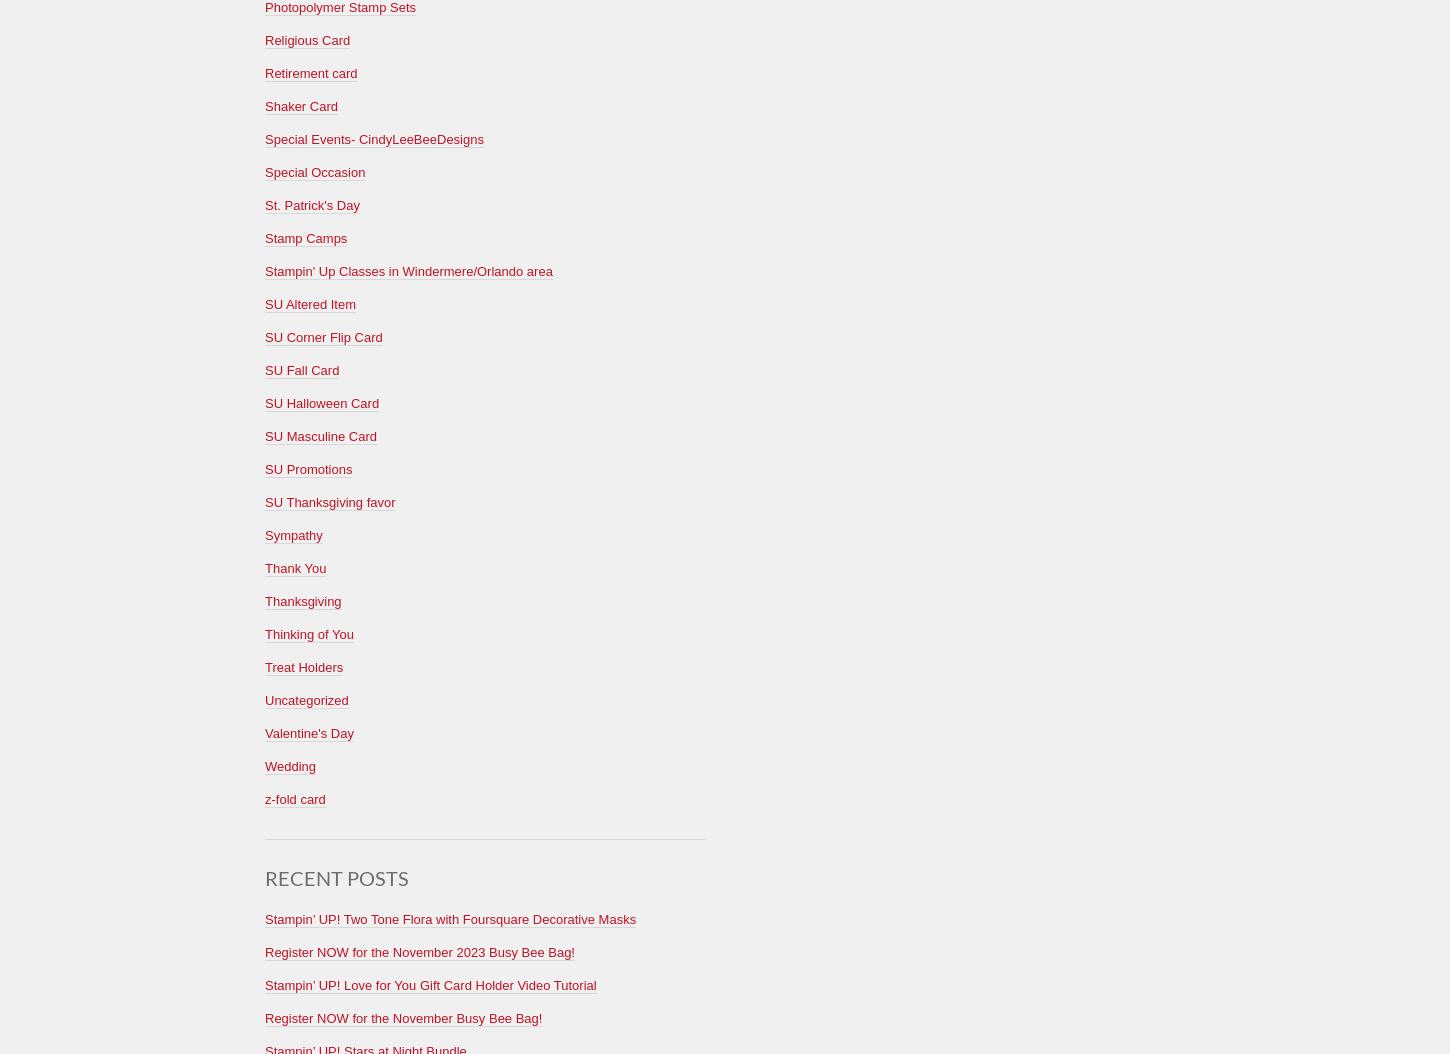  I want to click on 'Sympathy', so click(293, 534).